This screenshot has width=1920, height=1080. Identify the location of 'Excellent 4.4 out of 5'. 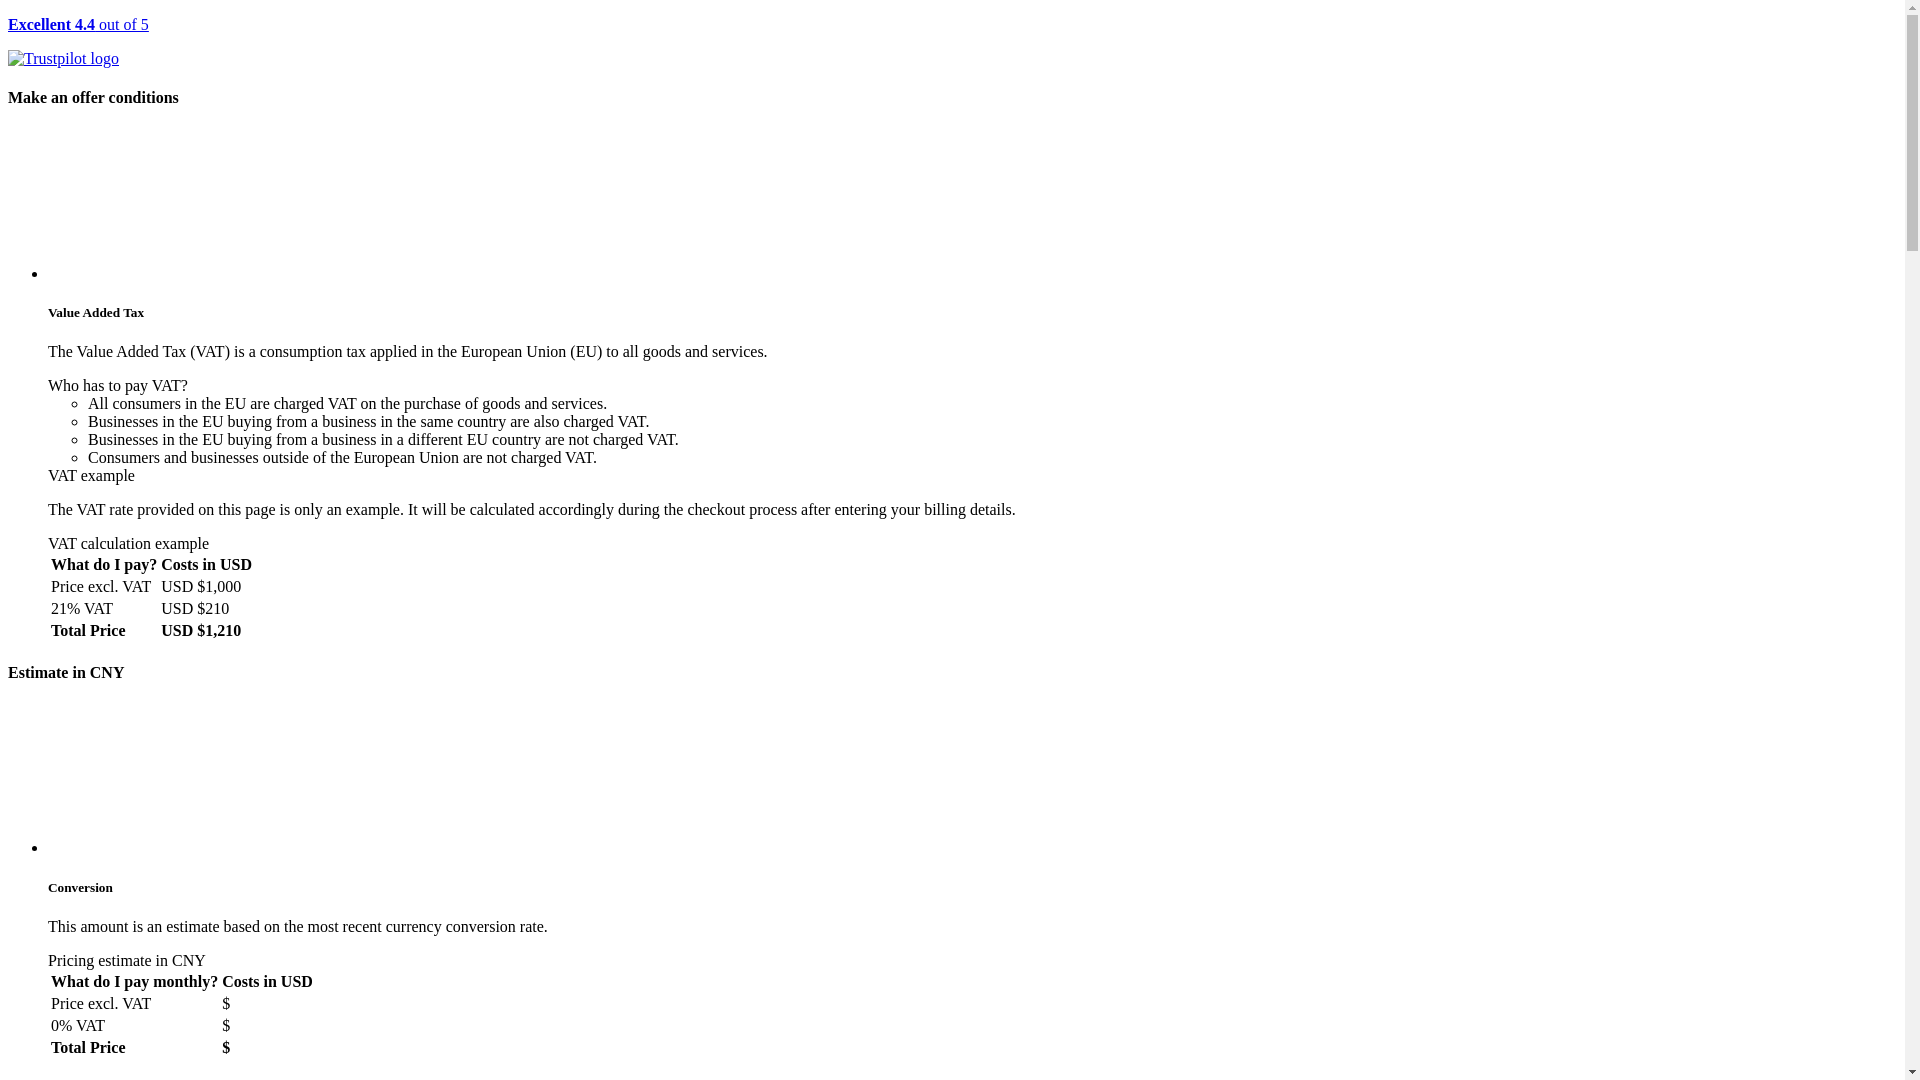
(8, 41).